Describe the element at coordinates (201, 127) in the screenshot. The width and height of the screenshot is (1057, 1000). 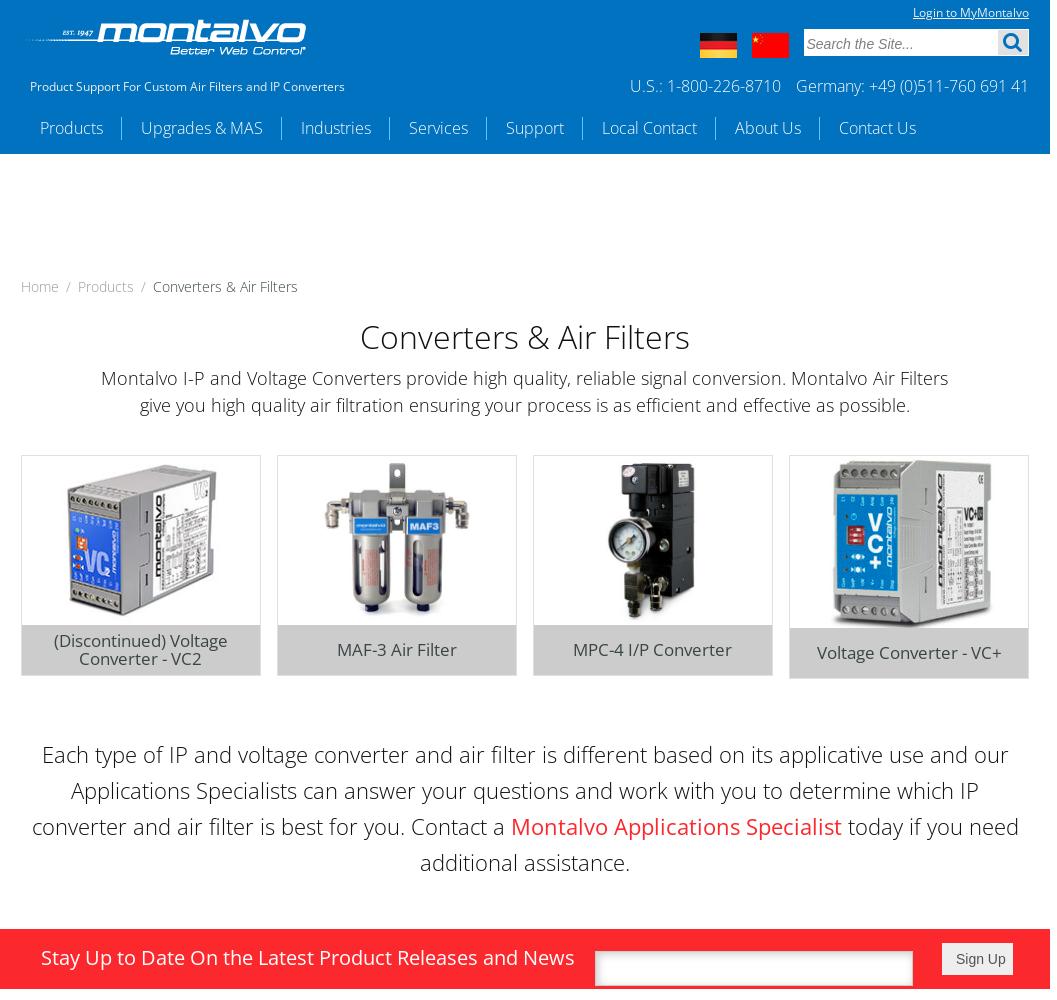
I see `'Upgrades & MAS'` at that location.